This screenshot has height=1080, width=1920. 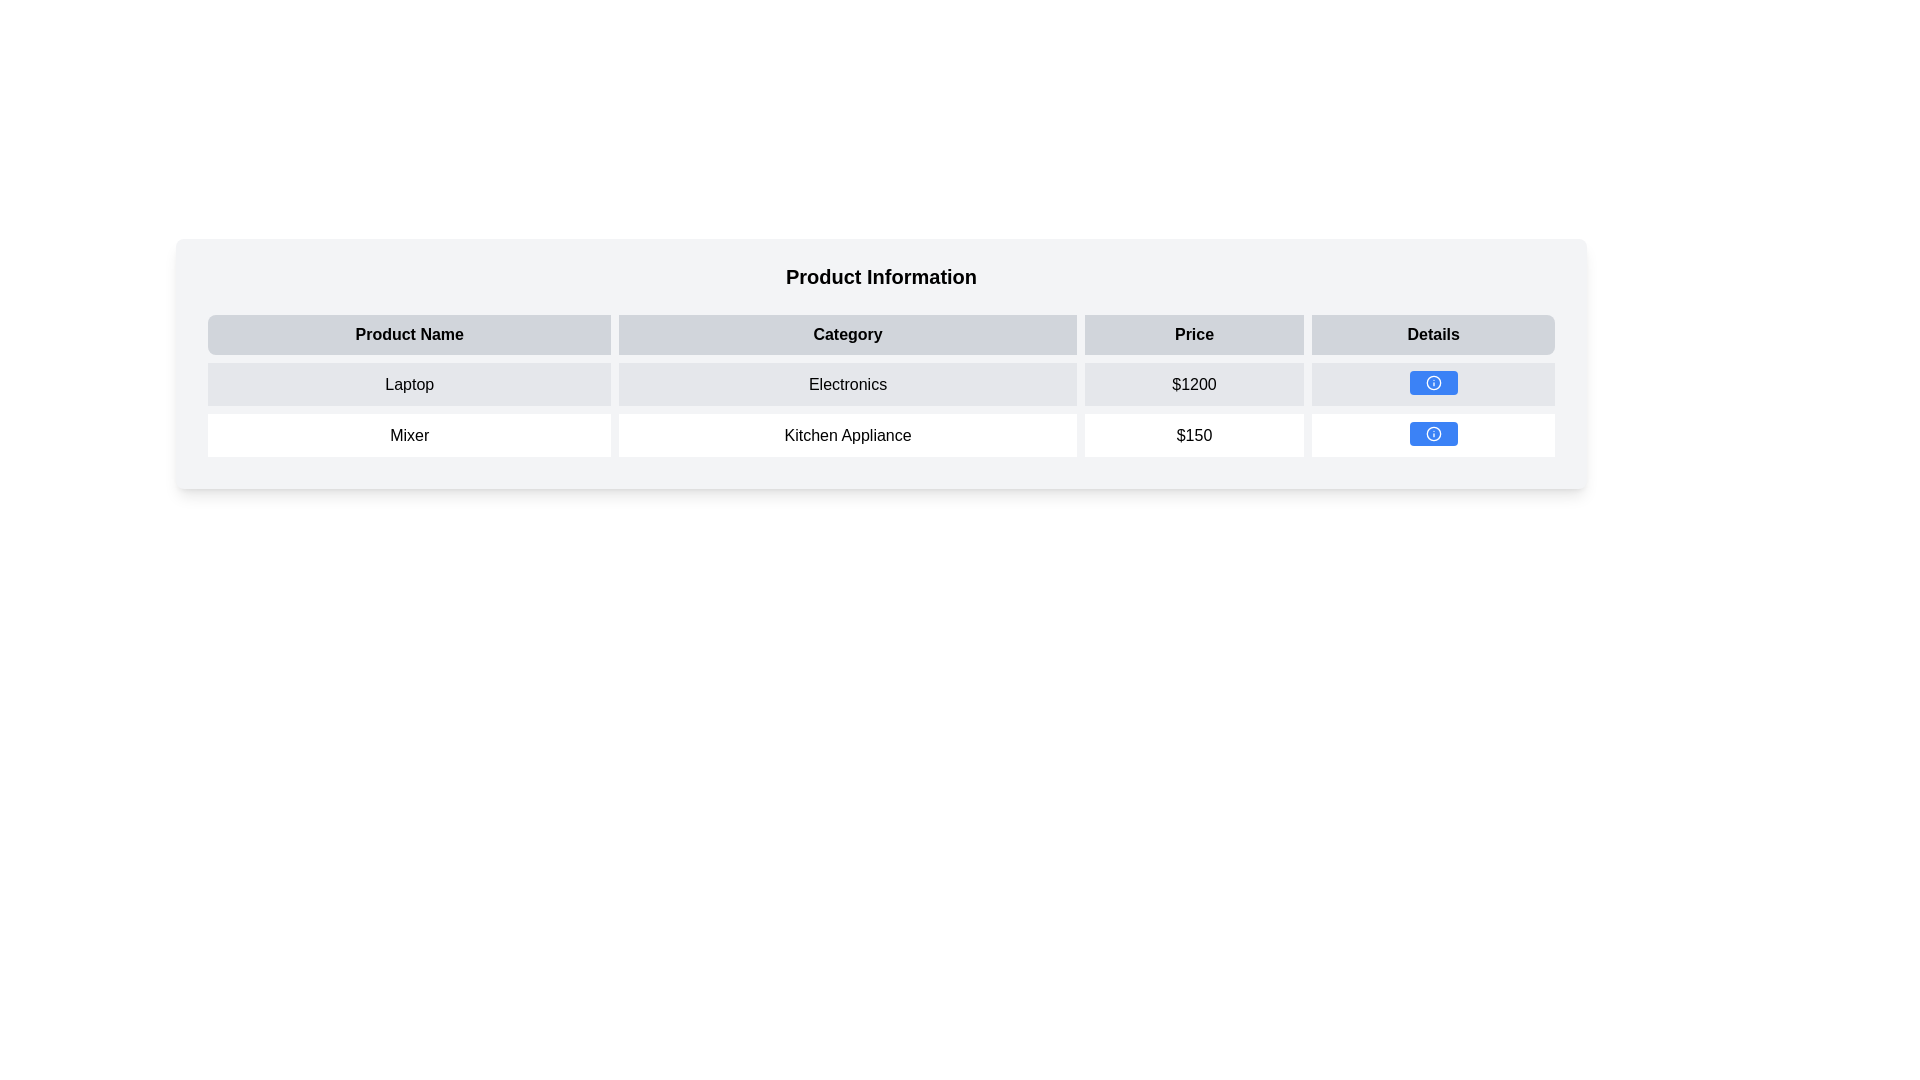 What do you see at coordinates (408, 384) in the screenshot?
I see `the 'Laptop' text label in the first column of the table, which represents the product name for the first row item in the 'Electronics' category` at bounding box center [408, 384].